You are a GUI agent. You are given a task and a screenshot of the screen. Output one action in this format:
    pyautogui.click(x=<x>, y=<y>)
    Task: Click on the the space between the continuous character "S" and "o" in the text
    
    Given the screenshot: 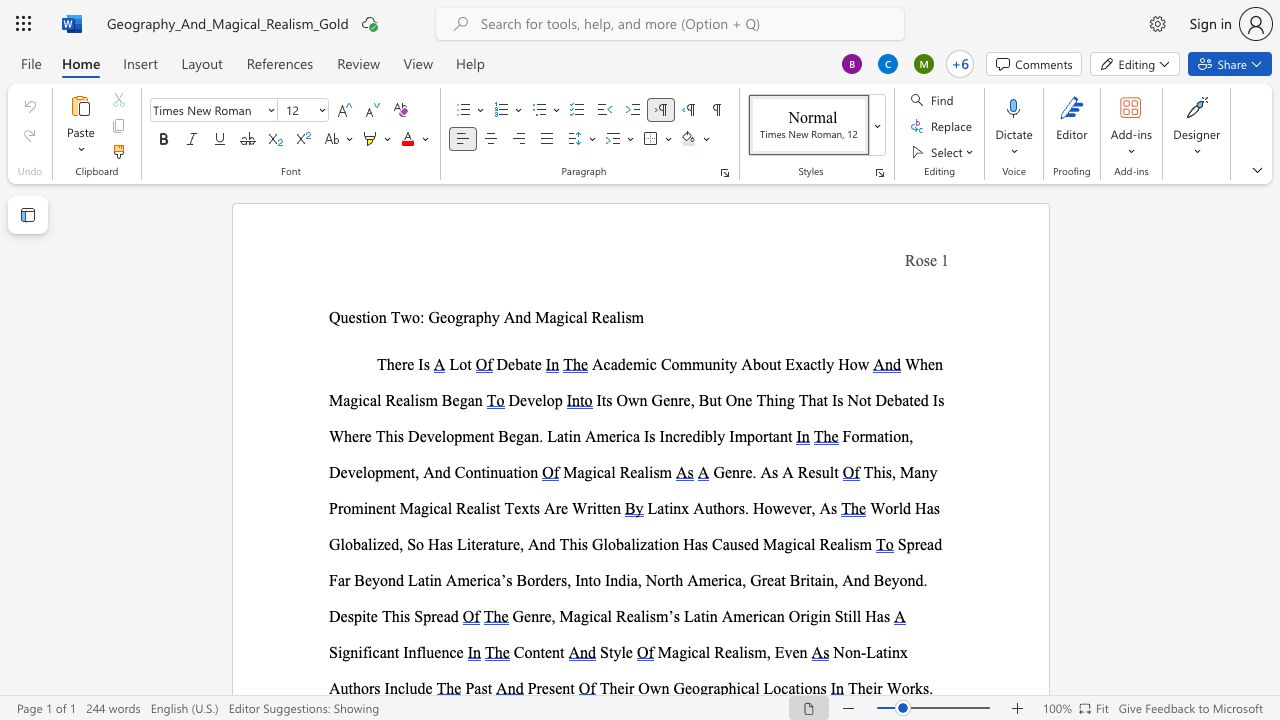 What is the action you would take?
    pyautogui.click(x=414, y=544)
    